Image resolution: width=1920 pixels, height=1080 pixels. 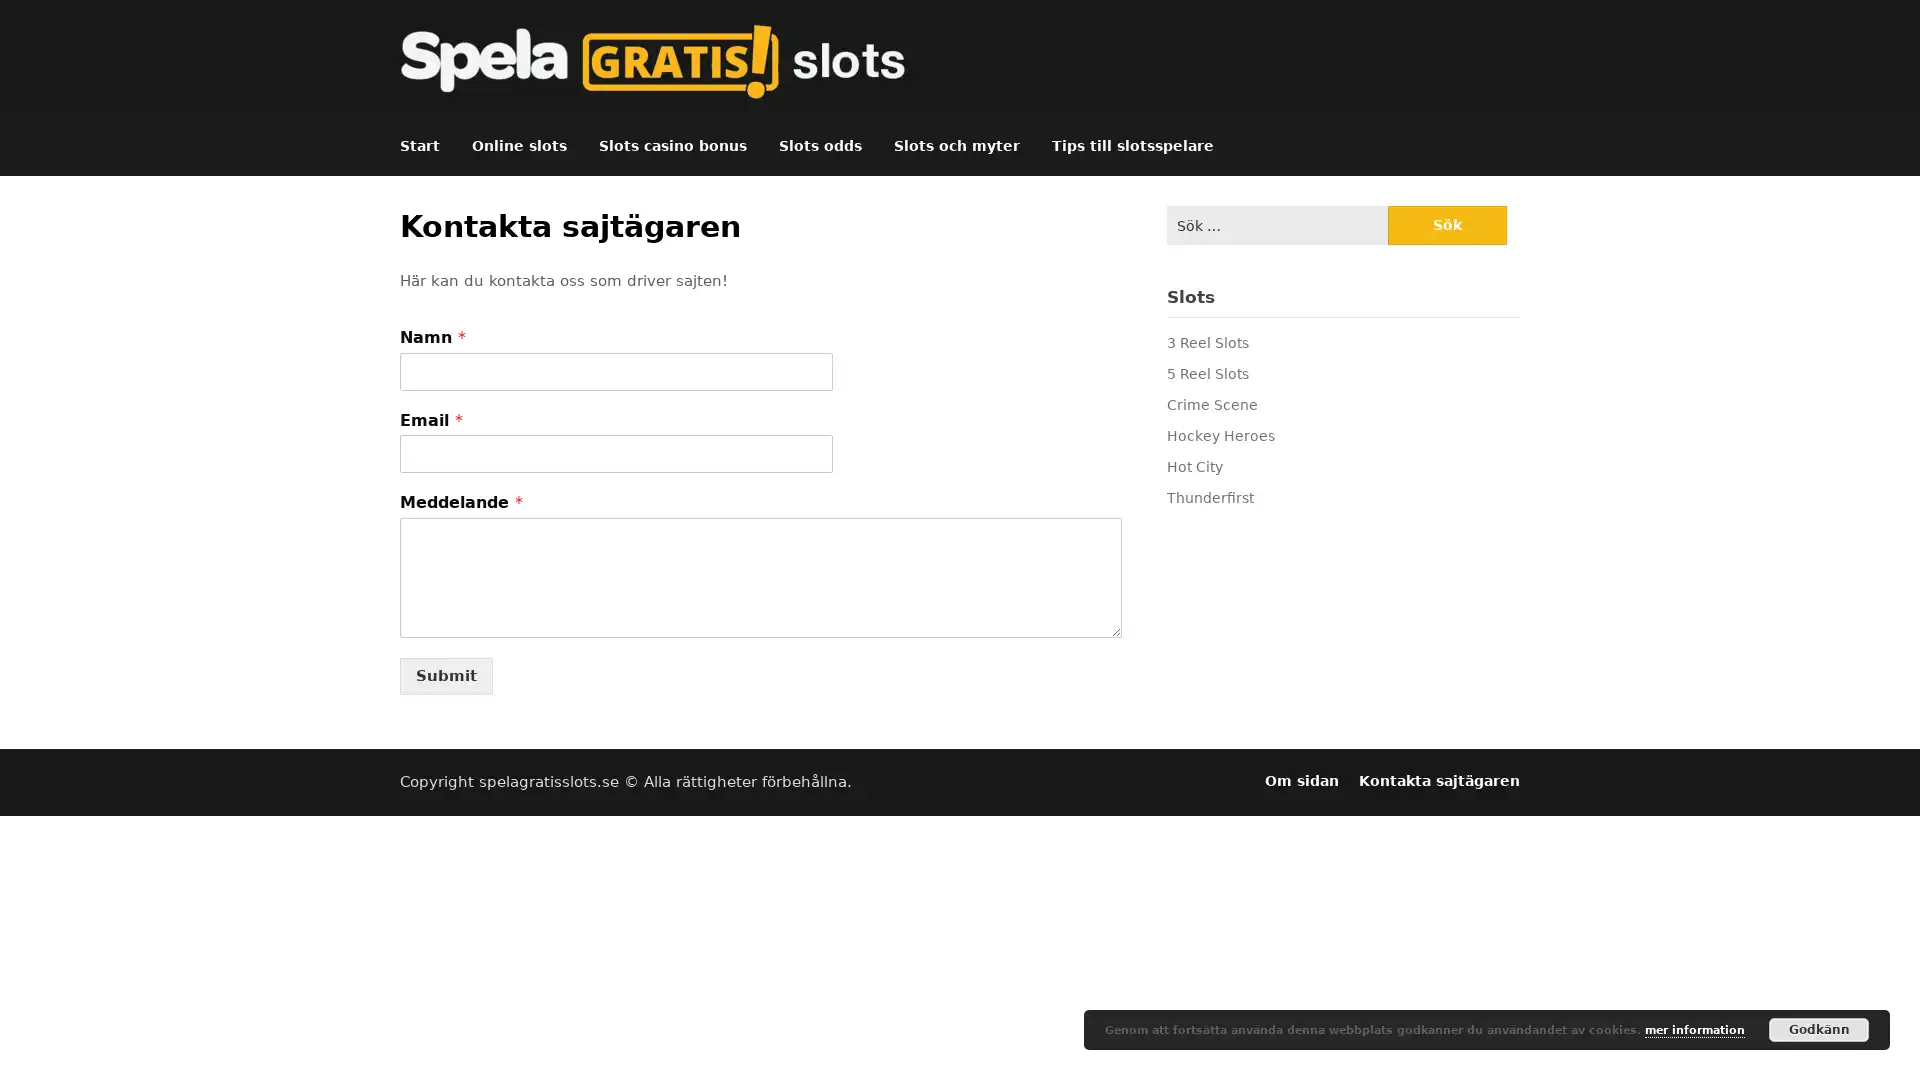 What do you see at coordinates (1446, 225) in the screenshot?
I see `Sok` at bounding box center [1446, 225].